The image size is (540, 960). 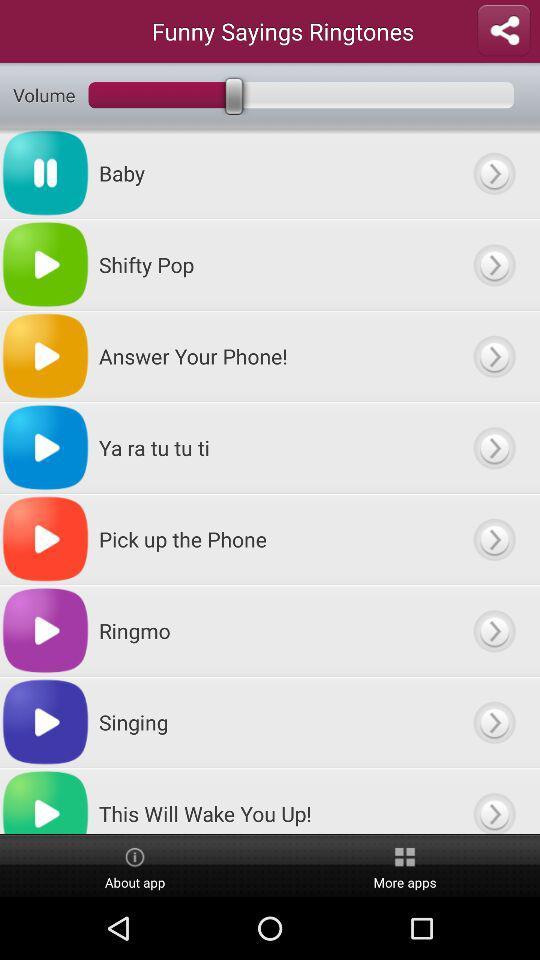 What do you see at coordinates (493, 447) in the screenshot?
I see `ringtone` at bounding box center [493, 447].